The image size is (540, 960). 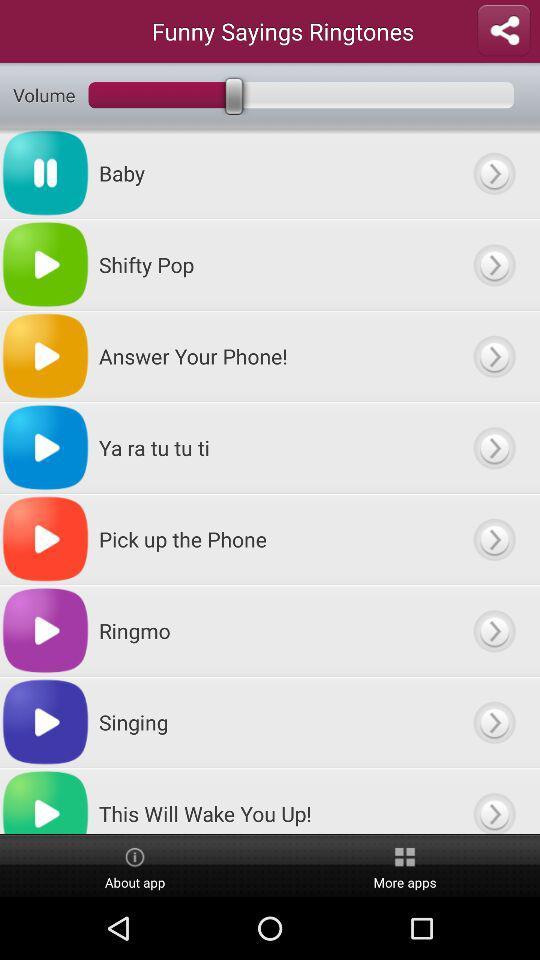 What do you see at coordinates (493, 447) in the screenshot?
I see `ringtone` at bounding box center [493, 447].